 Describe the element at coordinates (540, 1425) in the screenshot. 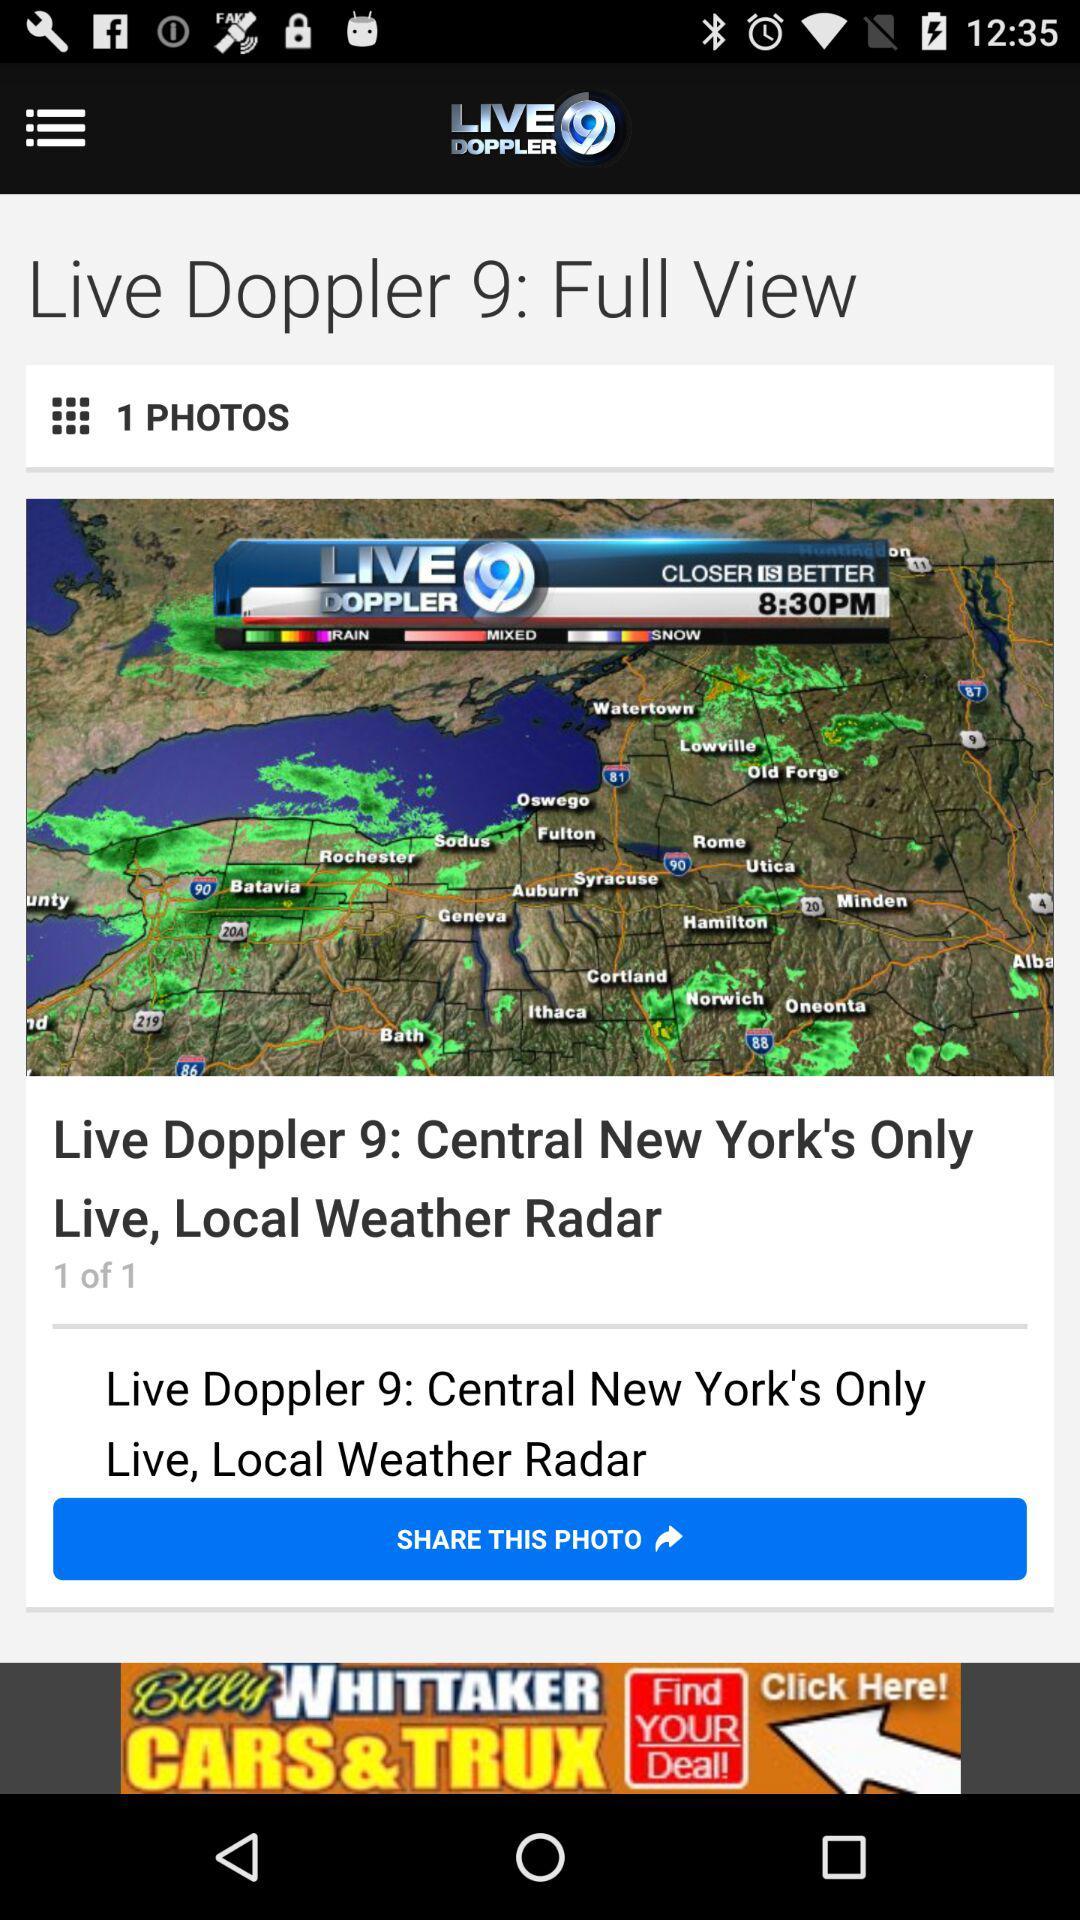

I see `see advertisement` at that location.